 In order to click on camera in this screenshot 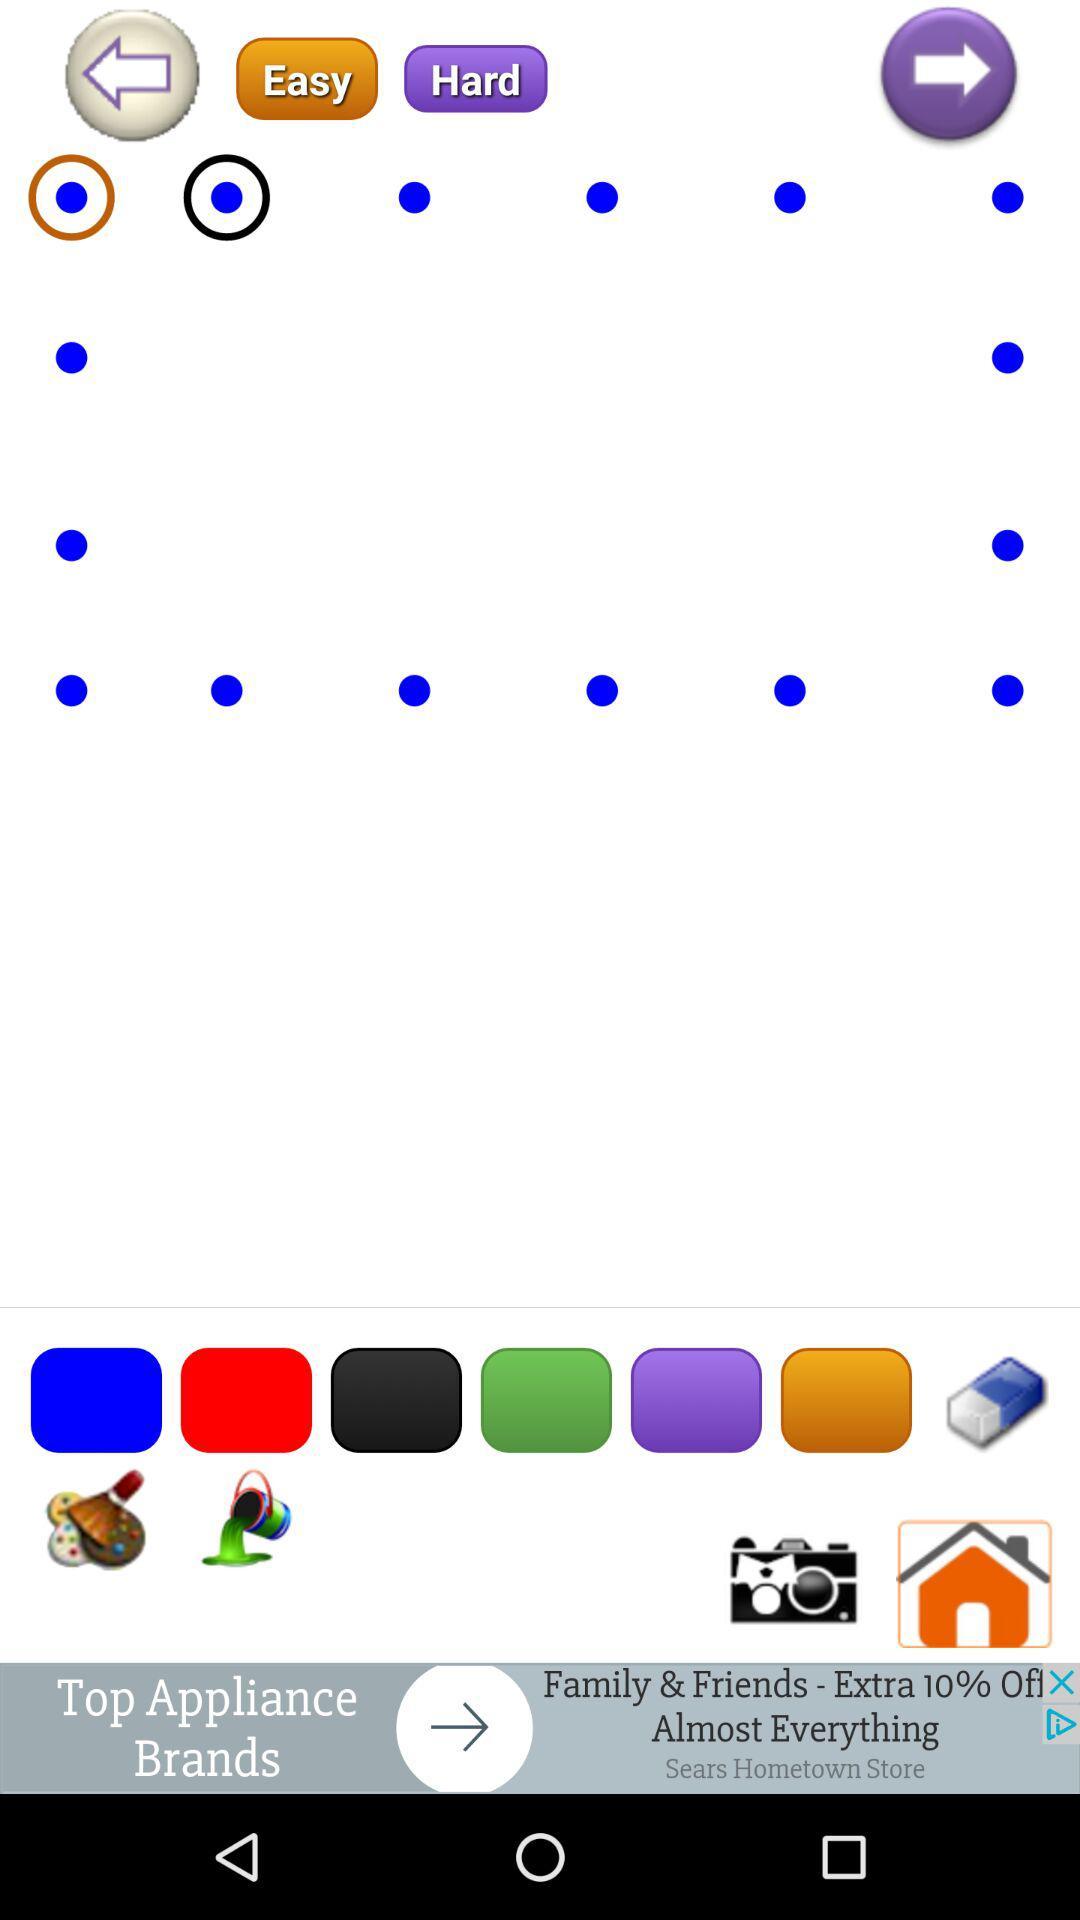, I will do `click(790, 1583)`.